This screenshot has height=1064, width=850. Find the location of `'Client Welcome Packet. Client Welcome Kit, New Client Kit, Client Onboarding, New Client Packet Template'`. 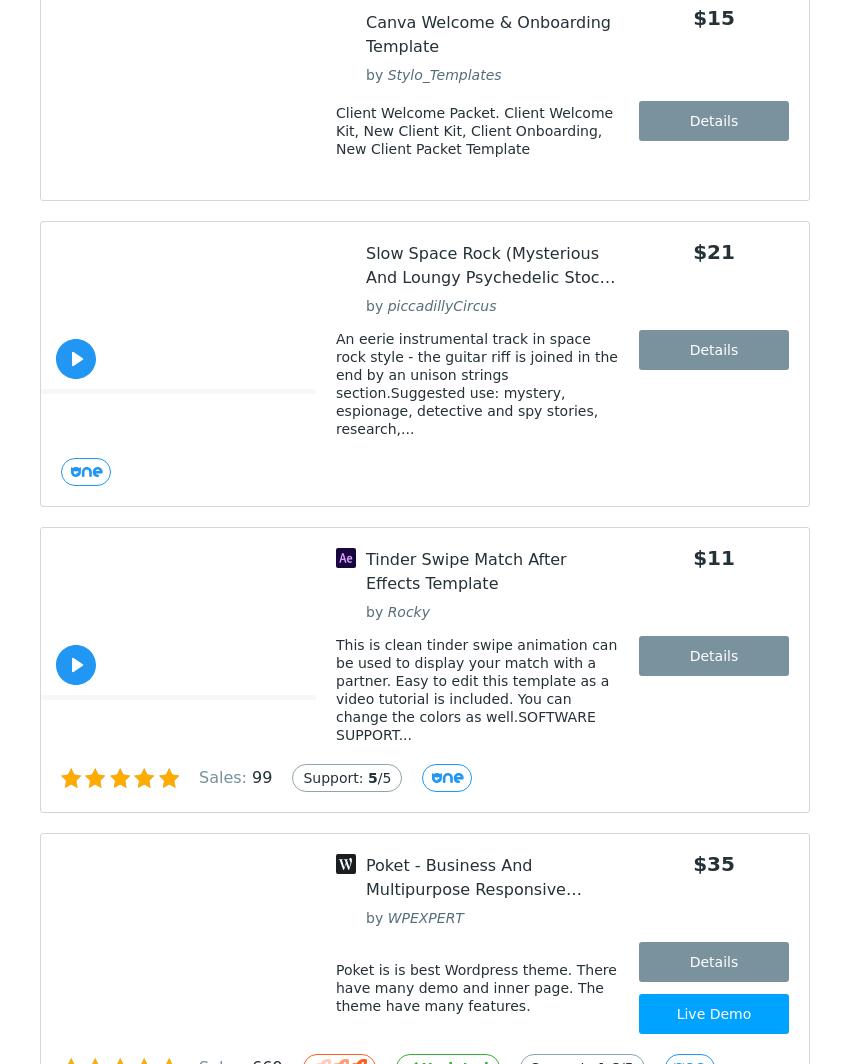

'Client Welcome Packet. Client Welcome Kit, New Client Kit, Client Onboarding, New Client Packet Template' is located at coordinates (474, 130).